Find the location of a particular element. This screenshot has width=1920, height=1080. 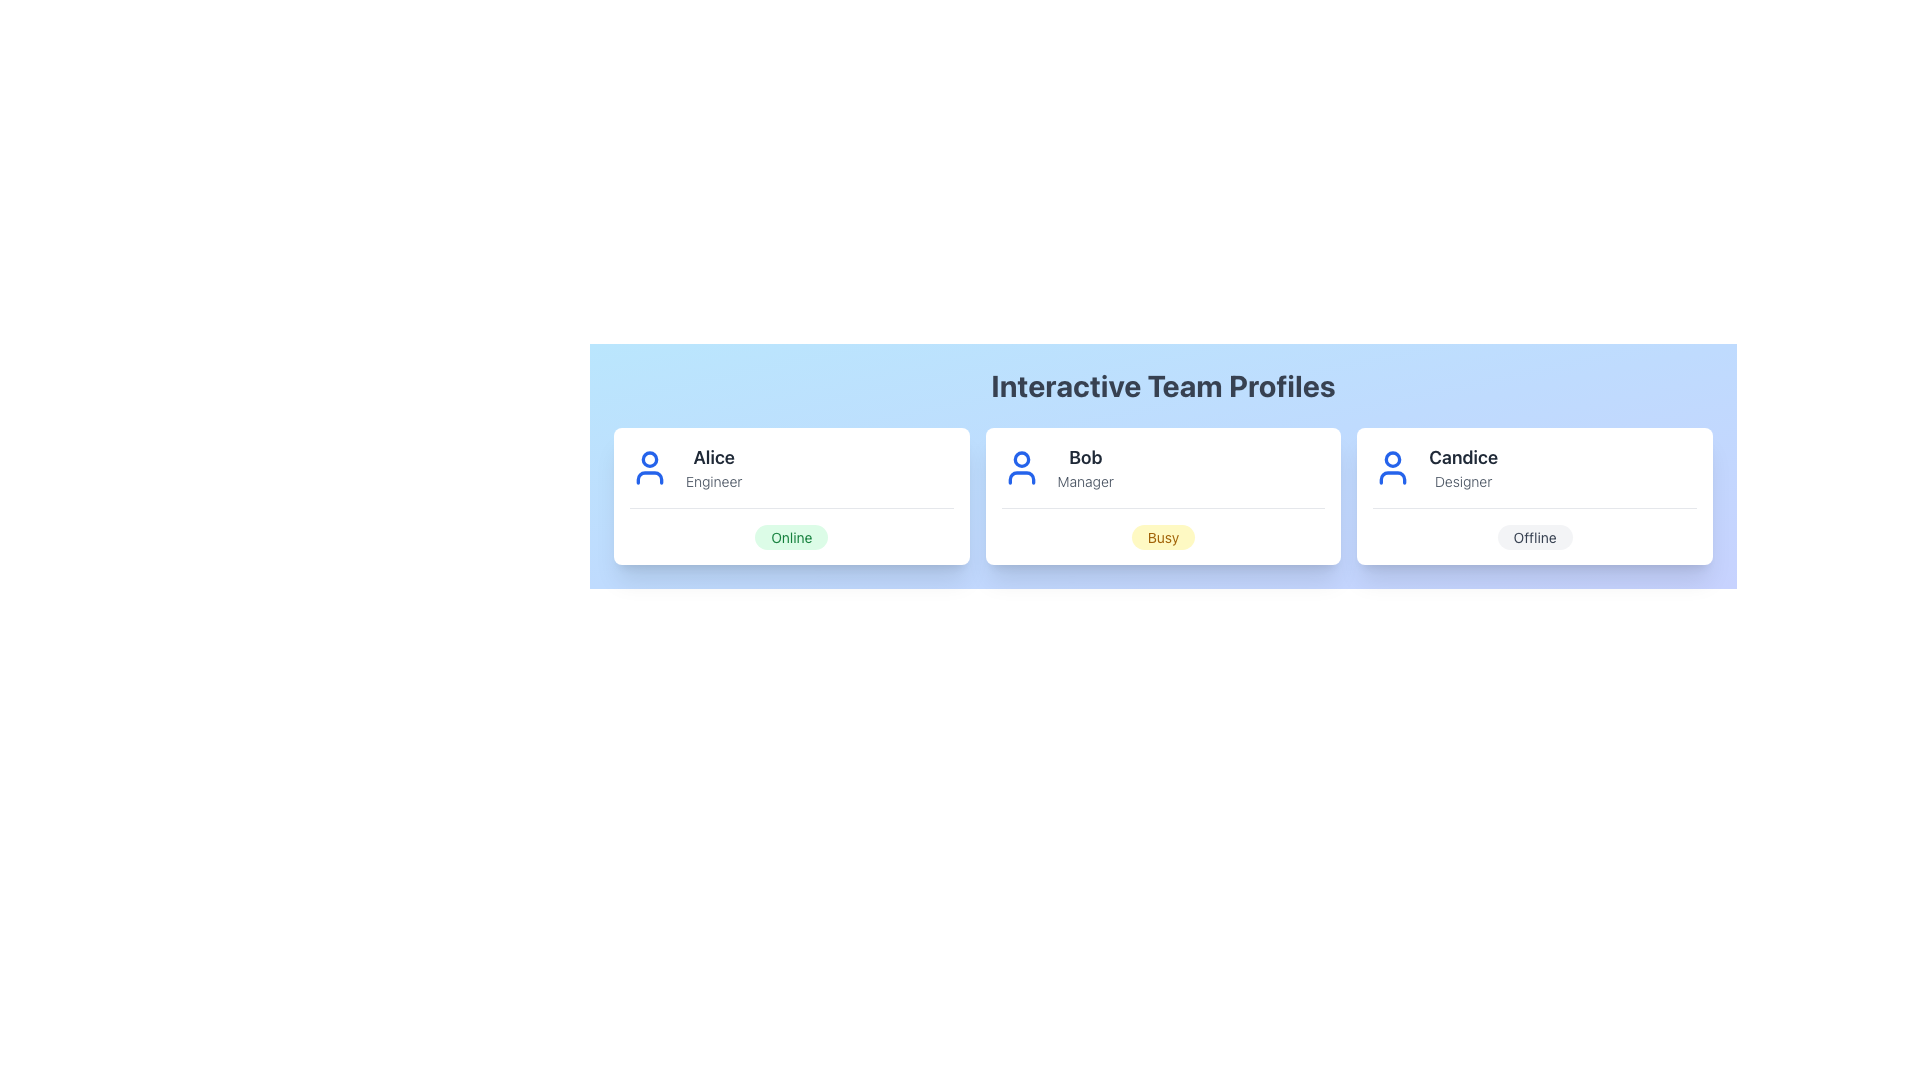

the text block displaying 'Bob' as the 'Manager' located at the center of the second card in a three-card layout is located at coordinates (1084, 467).